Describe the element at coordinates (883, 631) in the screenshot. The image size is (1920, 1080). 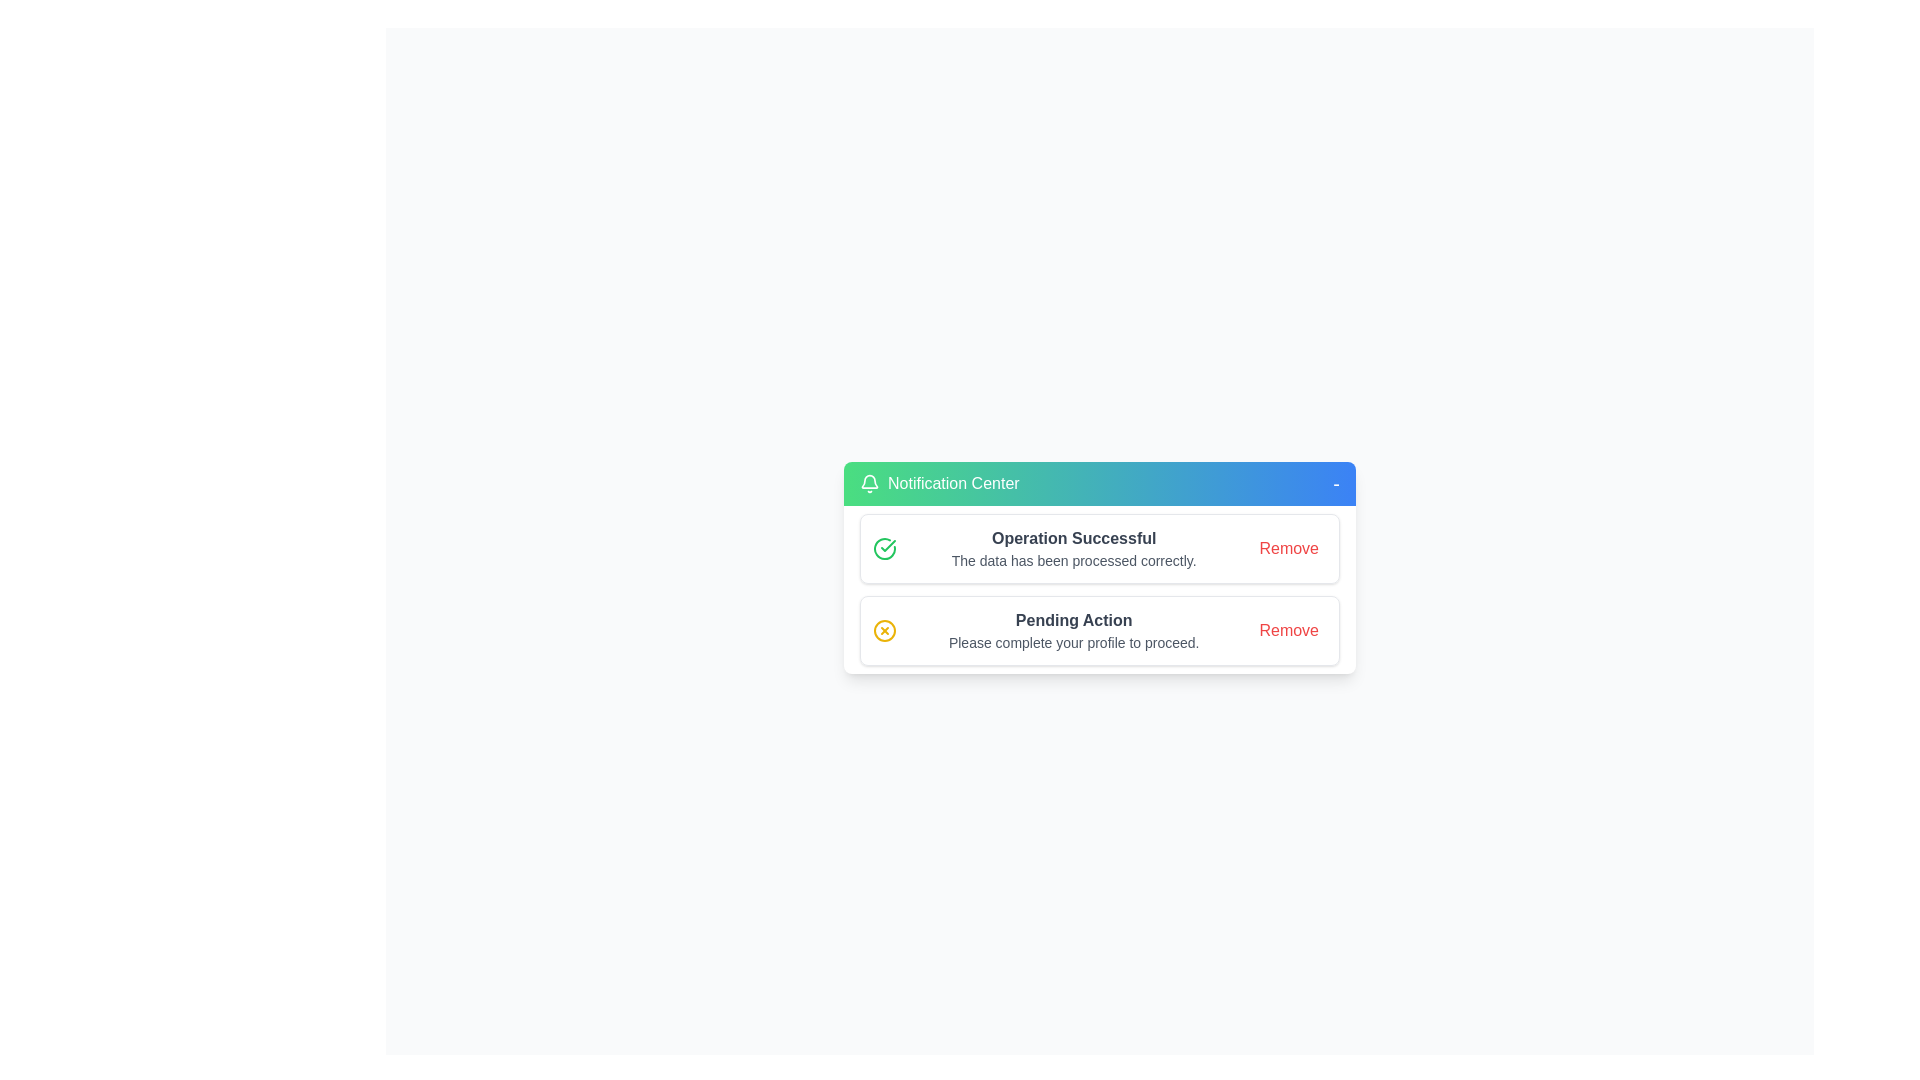
I see `the circular icon with a yellow border and a red 'X' symbol, which is located in the second notification box next to the text 'Pending Action'` at that location.